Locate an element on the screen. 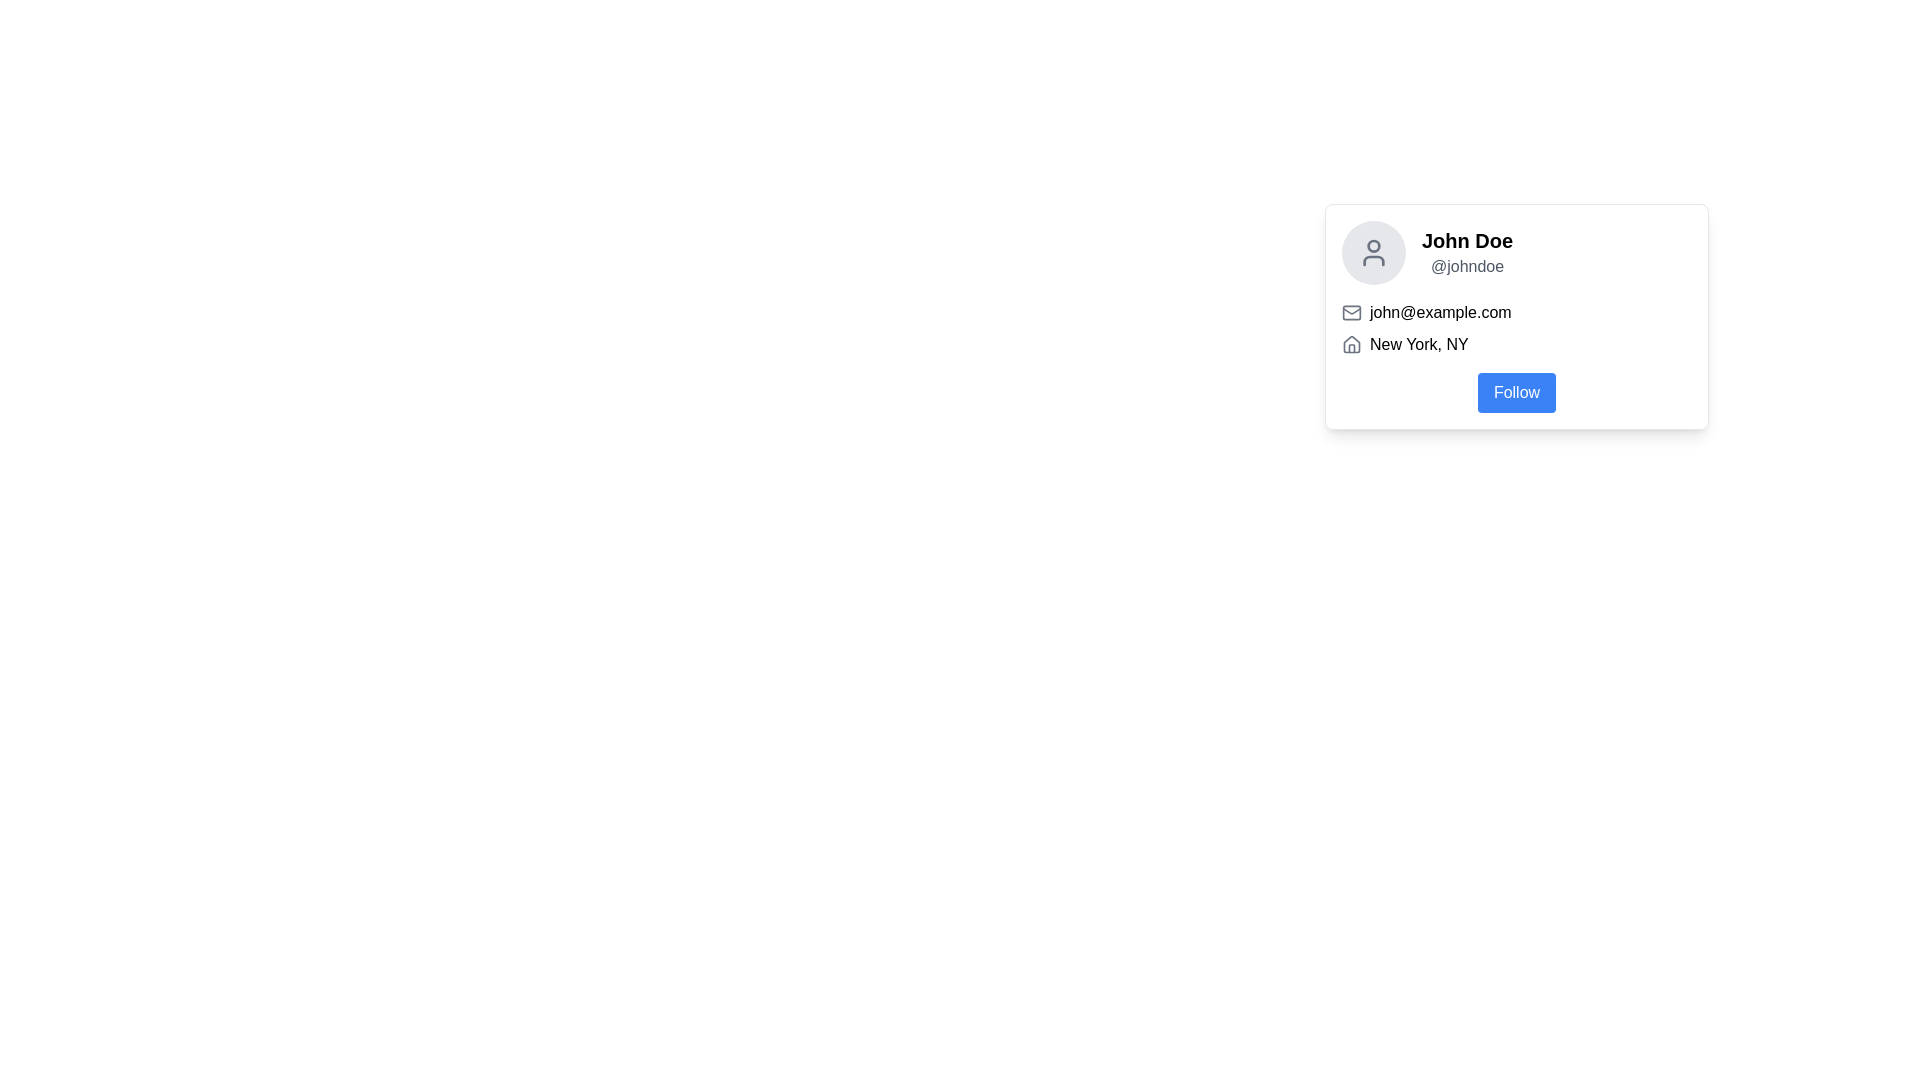  the decorative SVG icon representing a home or address location, which is adjacent to the text 'New York, NY' is located at coordinates (1352, 342).